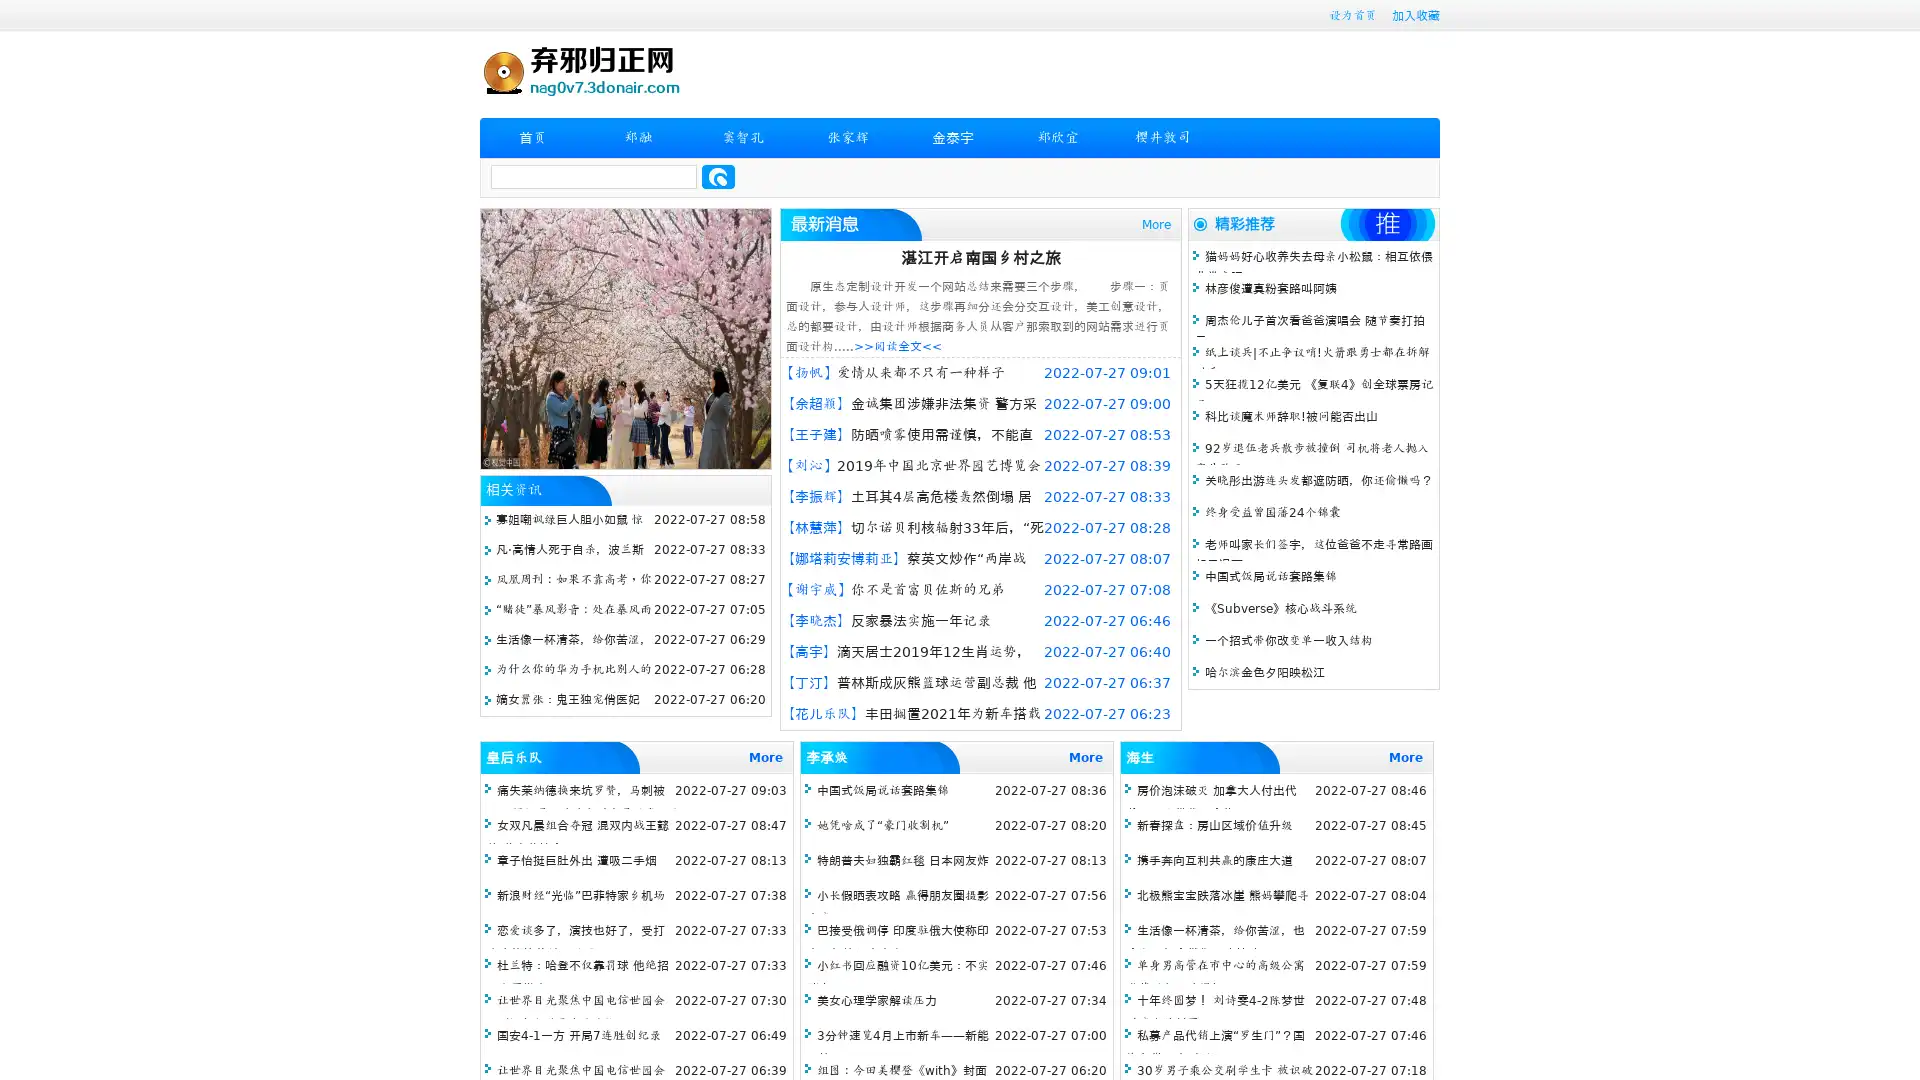 This screenshot has width=1920, height=1080. What do you see at coordinates (718, 176) in the screenshot?
I see `Search` at bounding box center [718, 176].